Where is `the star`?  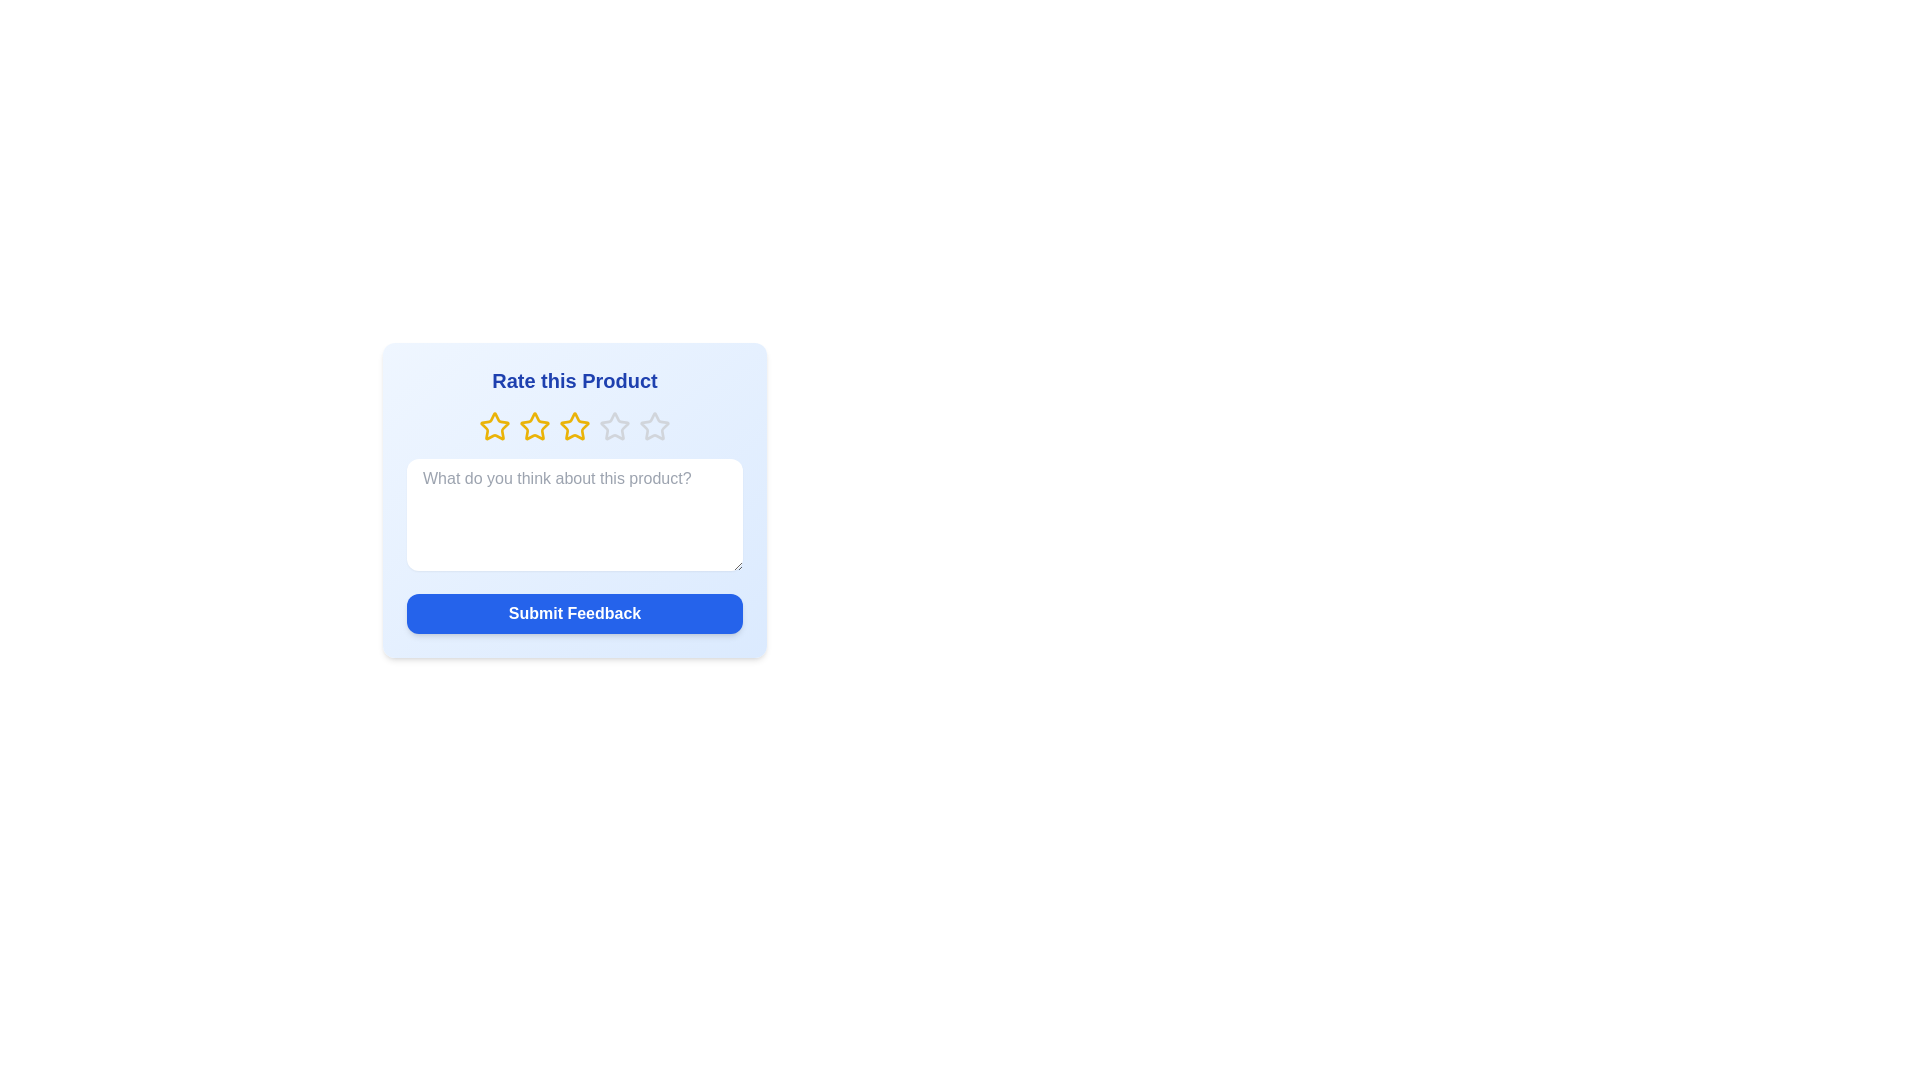 the star is located at coordinates (574, 426).